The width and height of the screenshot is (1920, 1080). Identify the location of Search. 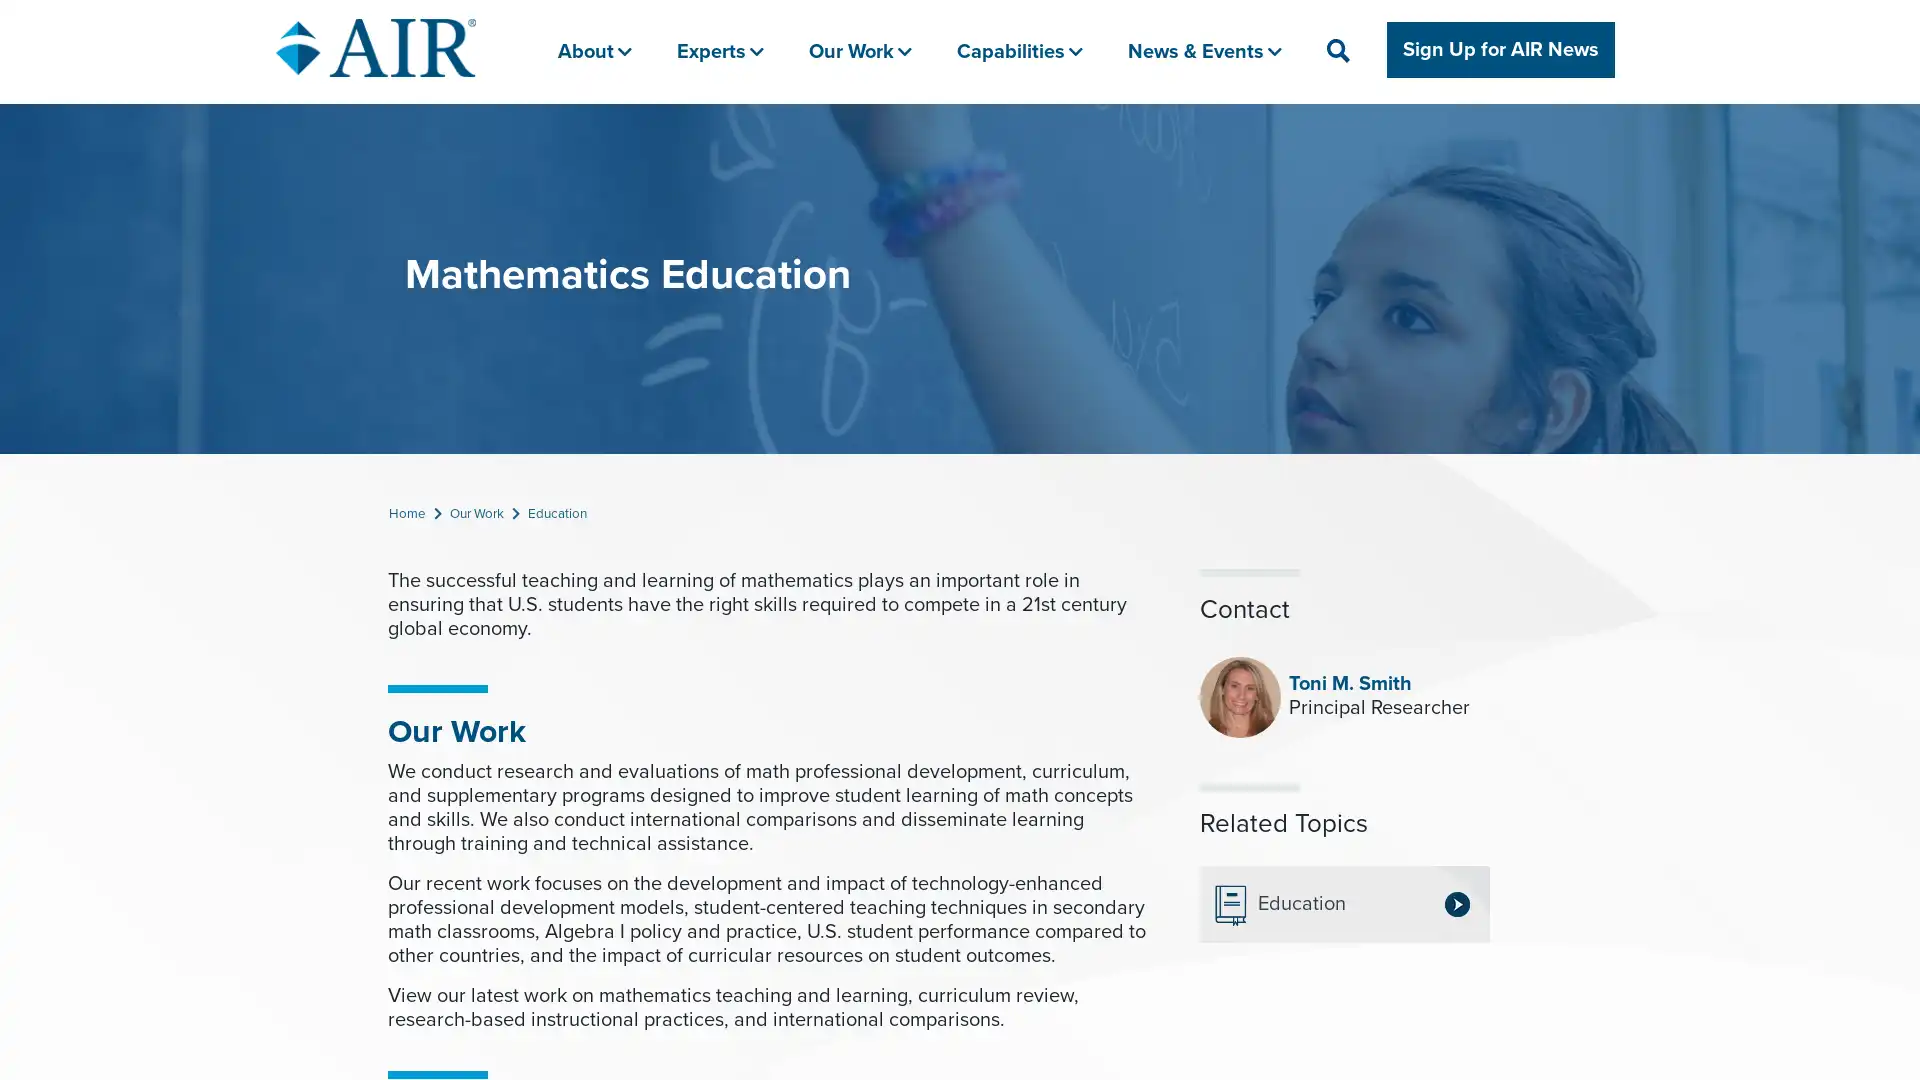
(1416, 137).